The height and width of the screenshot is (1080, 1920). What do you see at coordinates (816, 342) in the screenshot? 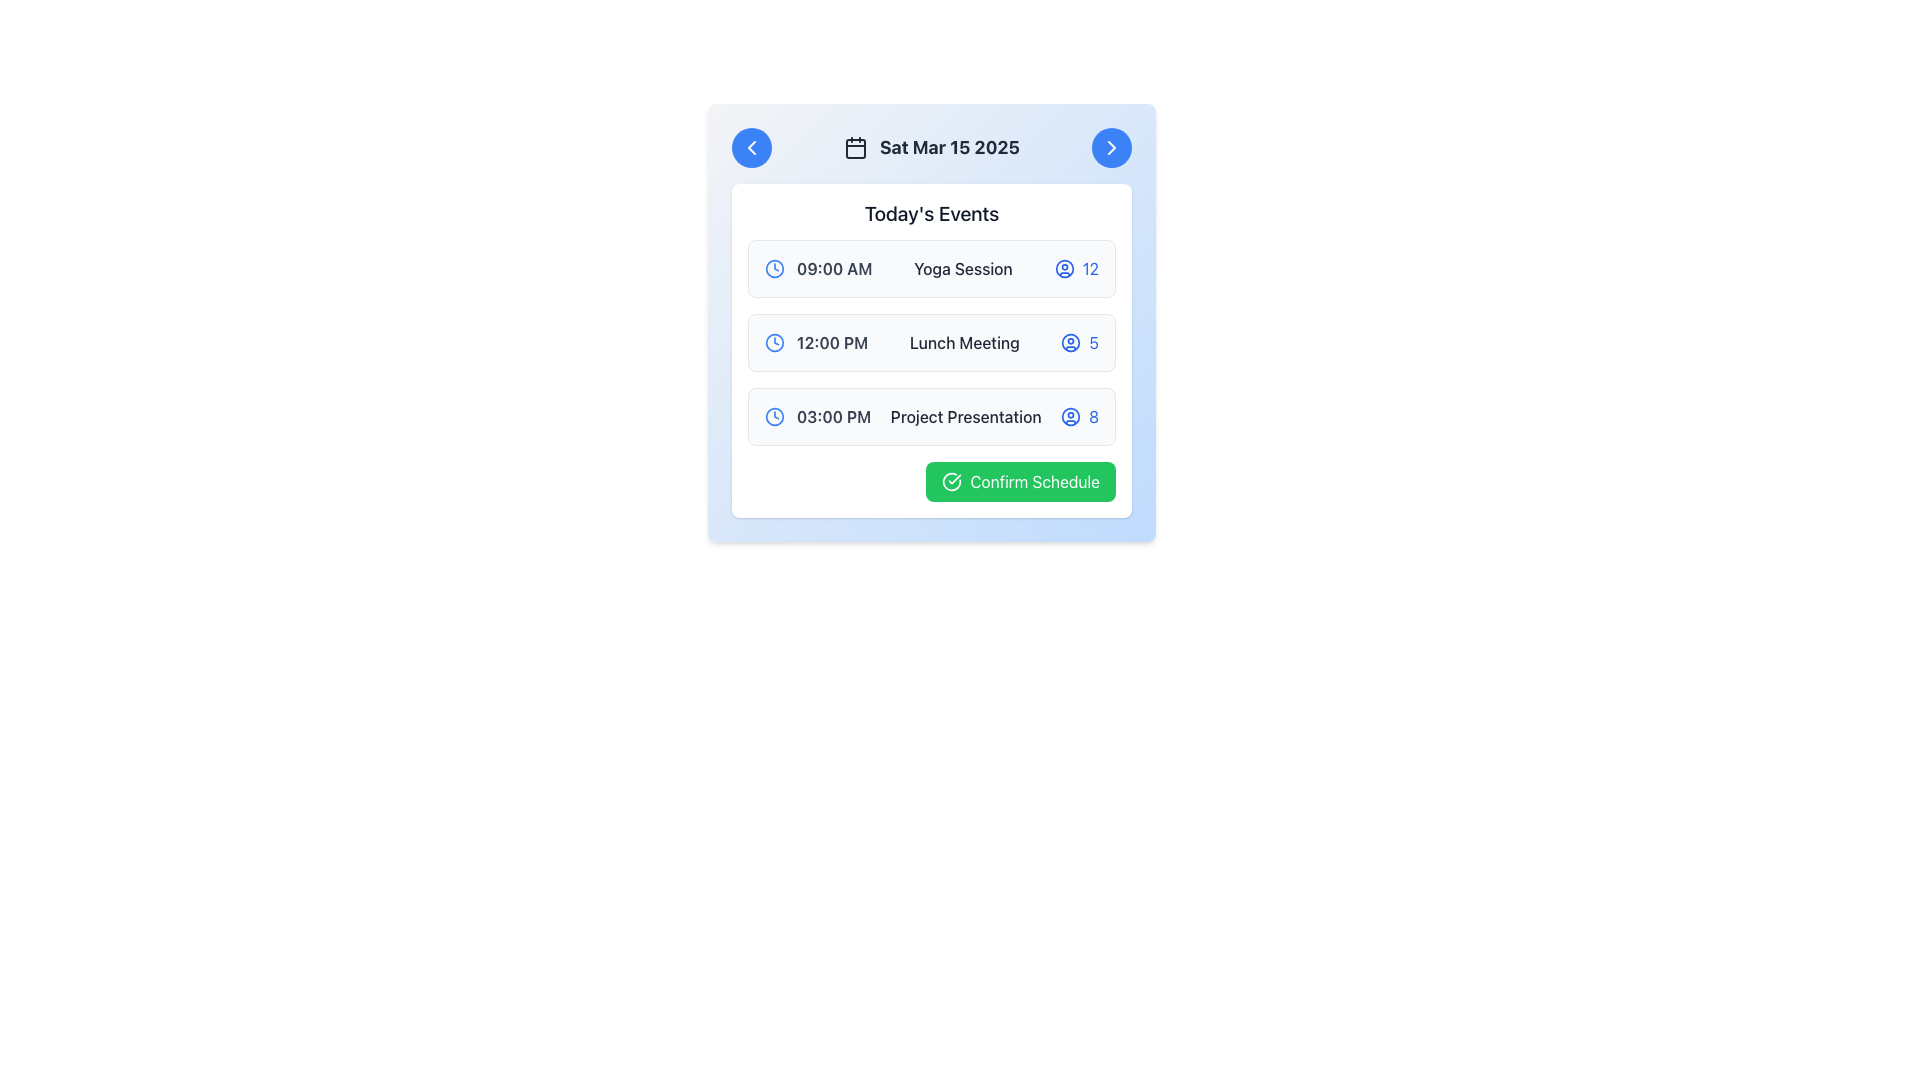
I see `time displayed in the Time display with icon for the 'Lunch Meeting' event, located in the center of the list` at bounding box center [816, 342].